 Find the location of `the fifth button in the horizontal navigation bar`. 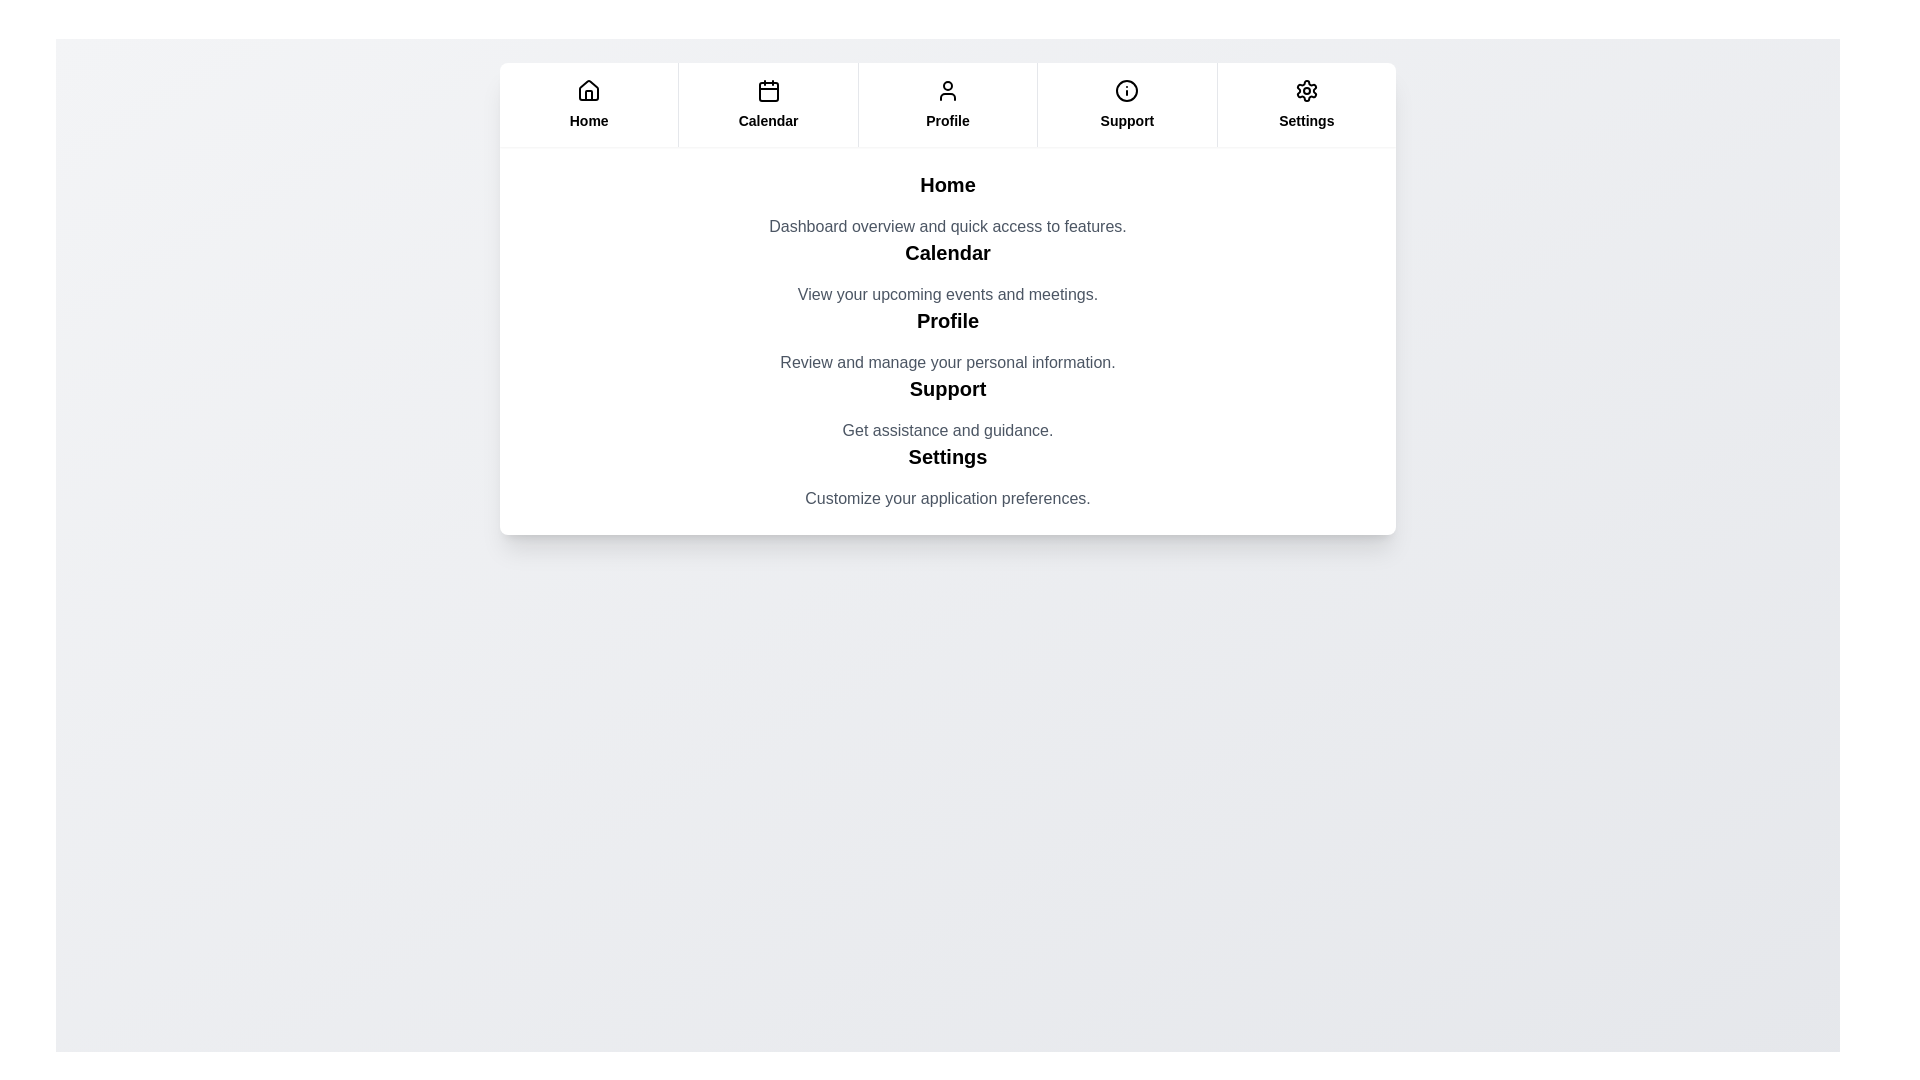

the fifth button in the horizontal navigation bar is located at coordinates (1305, 104).